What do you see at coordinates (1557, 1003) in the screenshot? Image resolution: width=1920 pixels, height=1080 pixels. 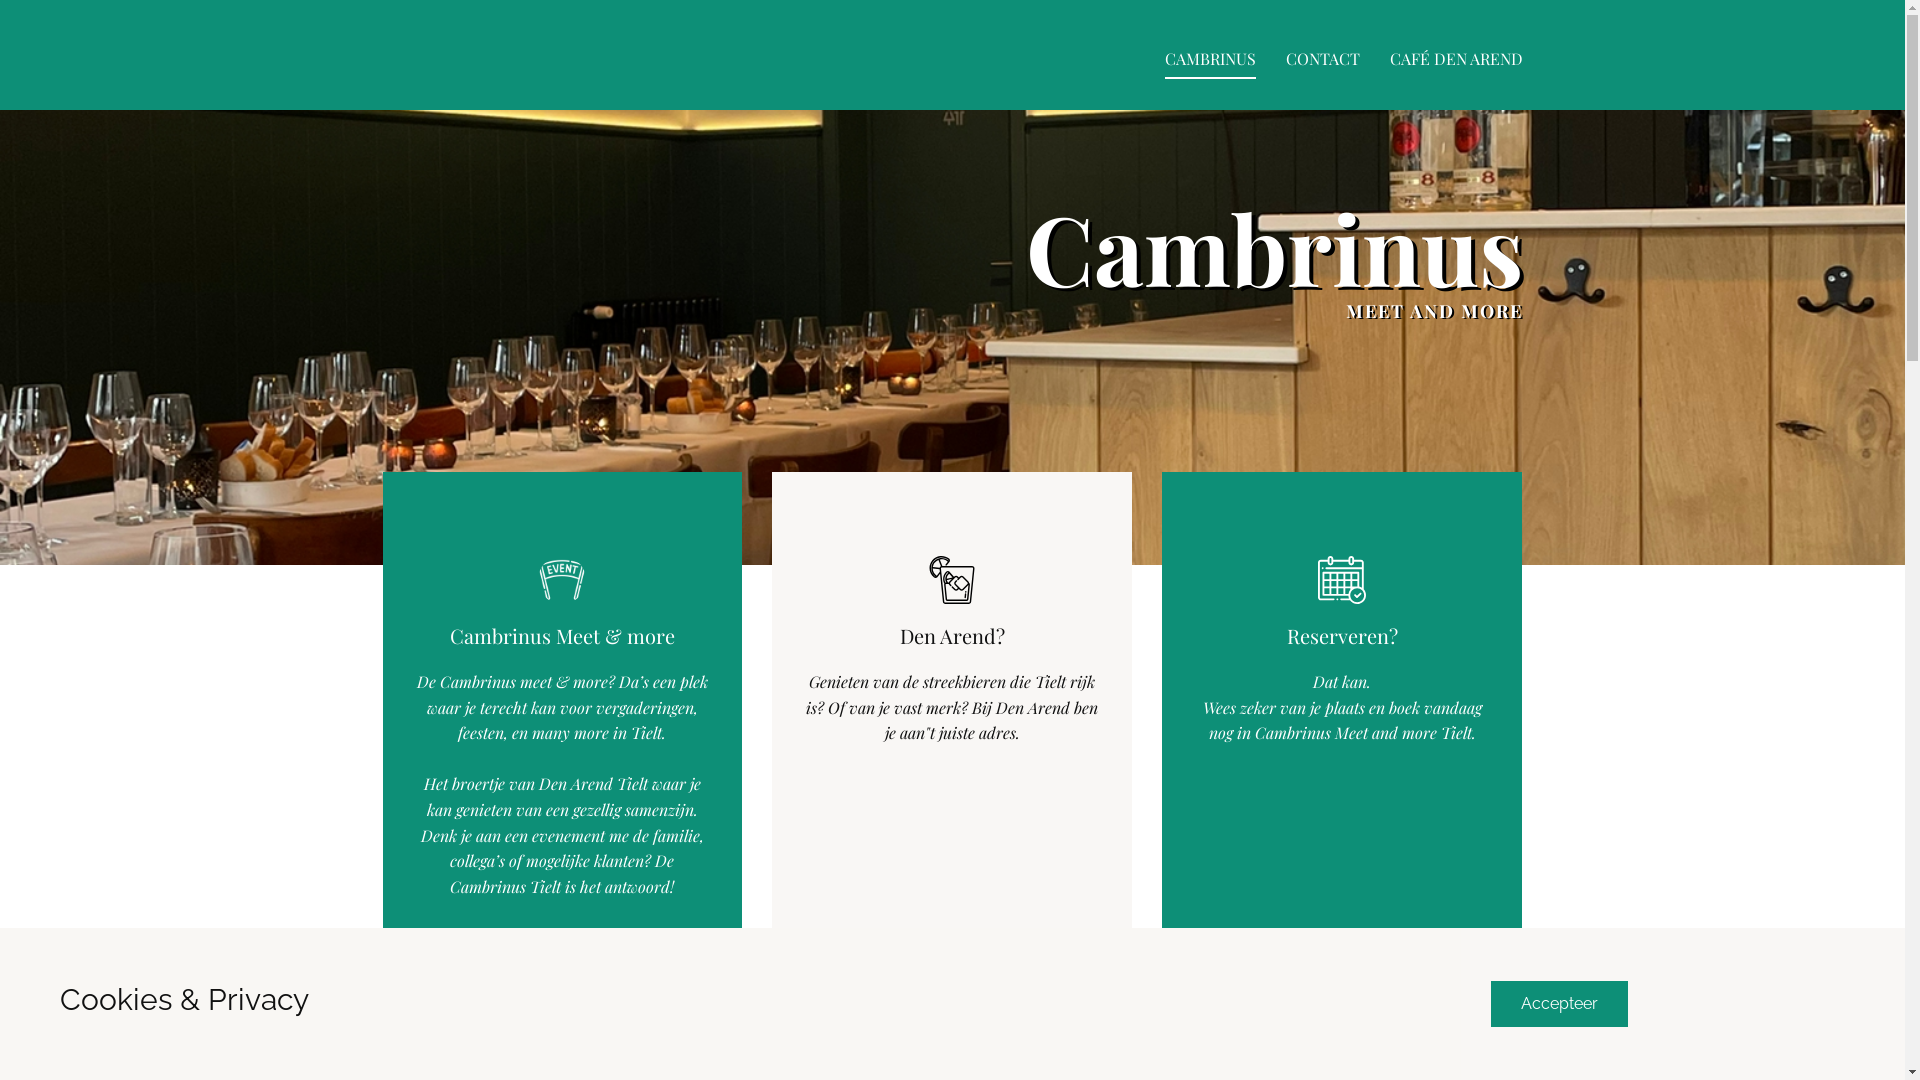 I see `'Accepteer'` at bounding box center [1557, 1003].